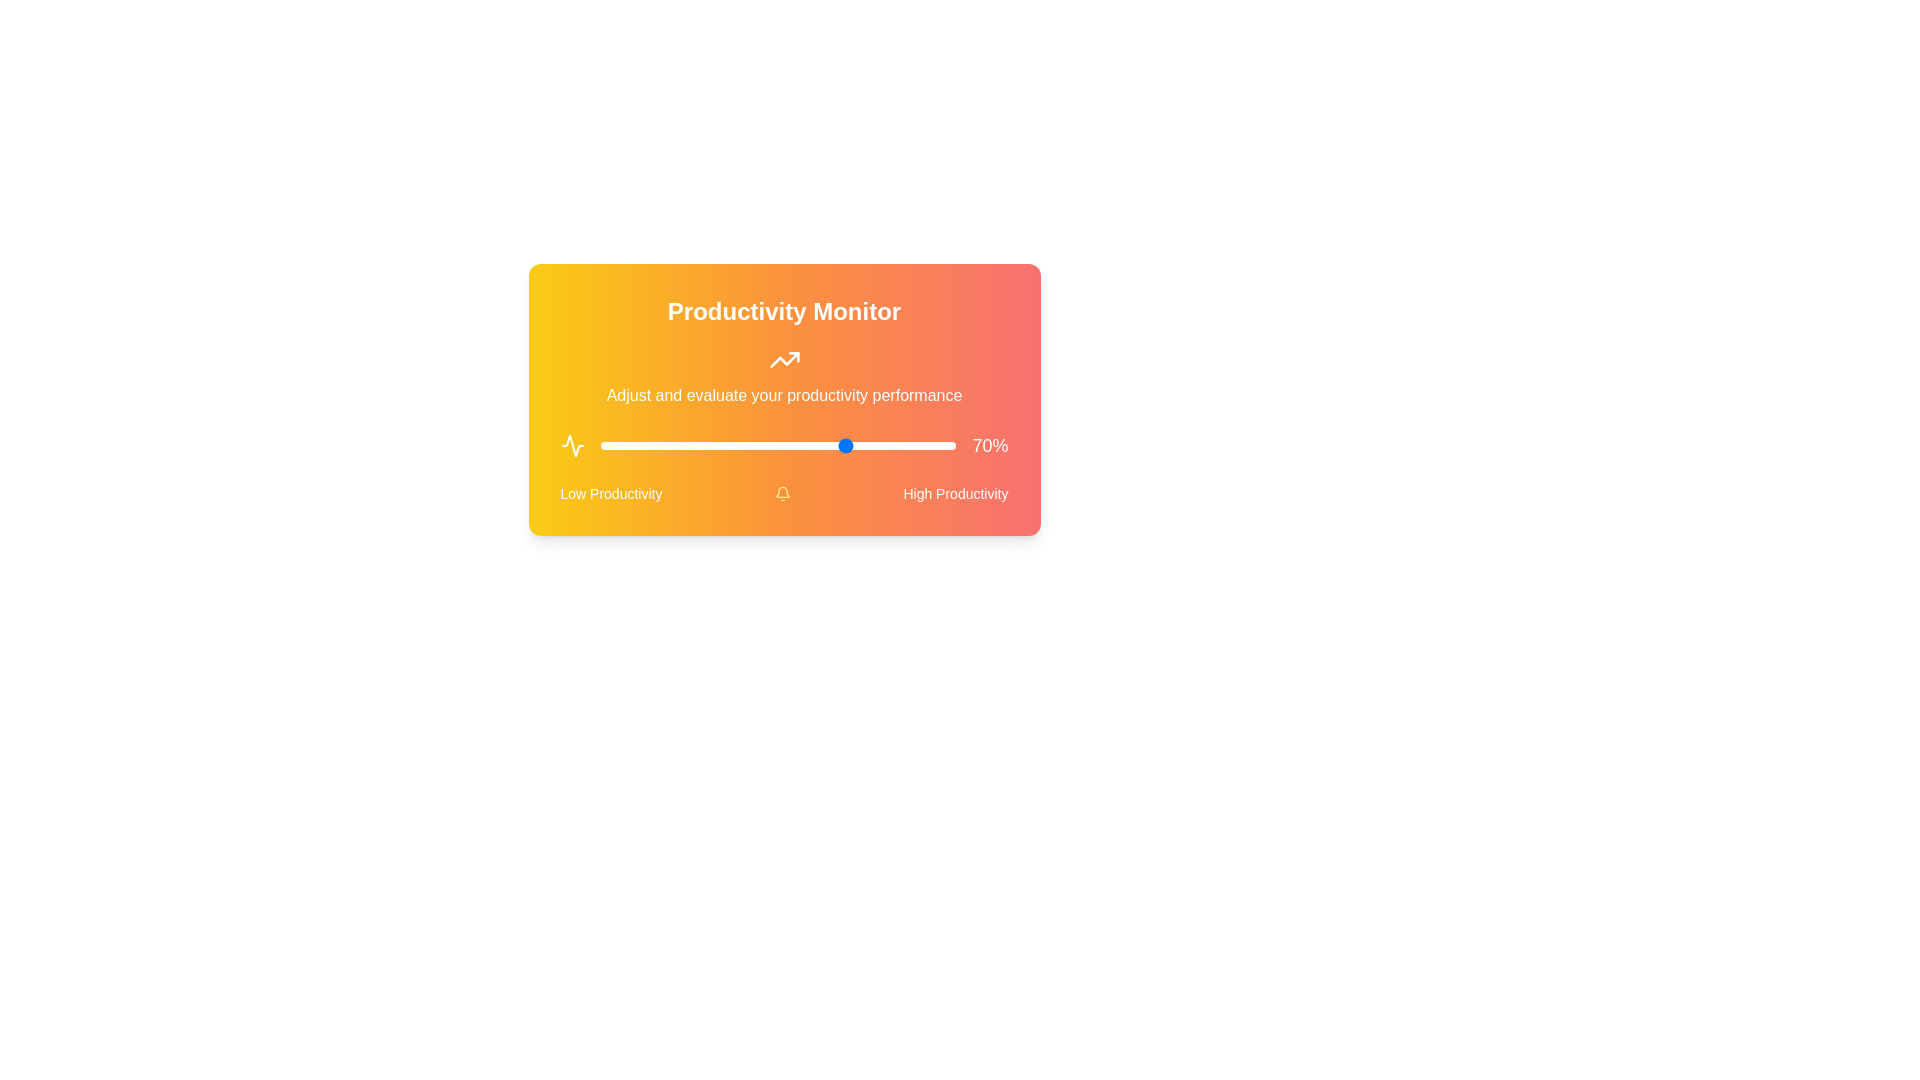  I want to click on the slider to set the productivity value to 94, so click(934, 445).